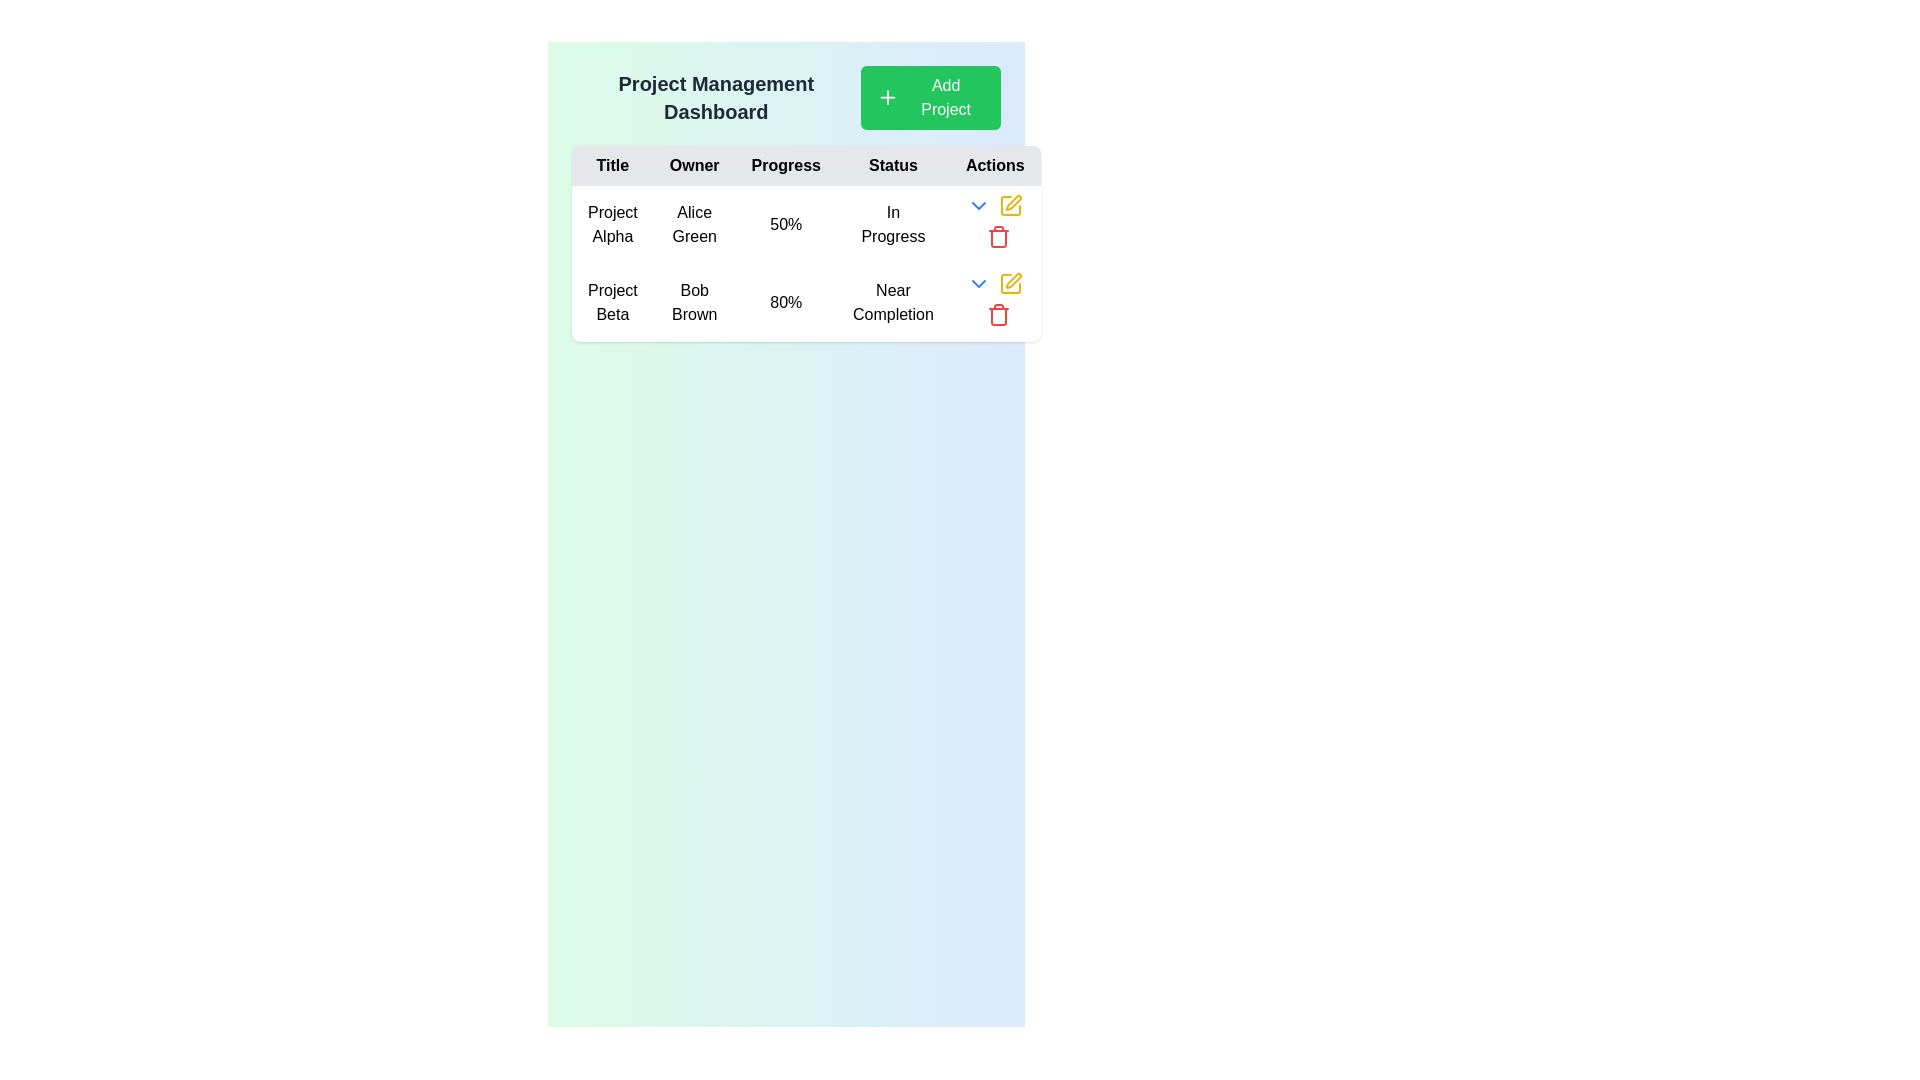  What do you see at coordinates (806, 164) in the screenshot?
I see `the Table Header Row which has a gray background and contains sections labeled 'Title', 'Owner', 'Progress', 'Status', and 'Actions'` at bounding box center [806, 164].